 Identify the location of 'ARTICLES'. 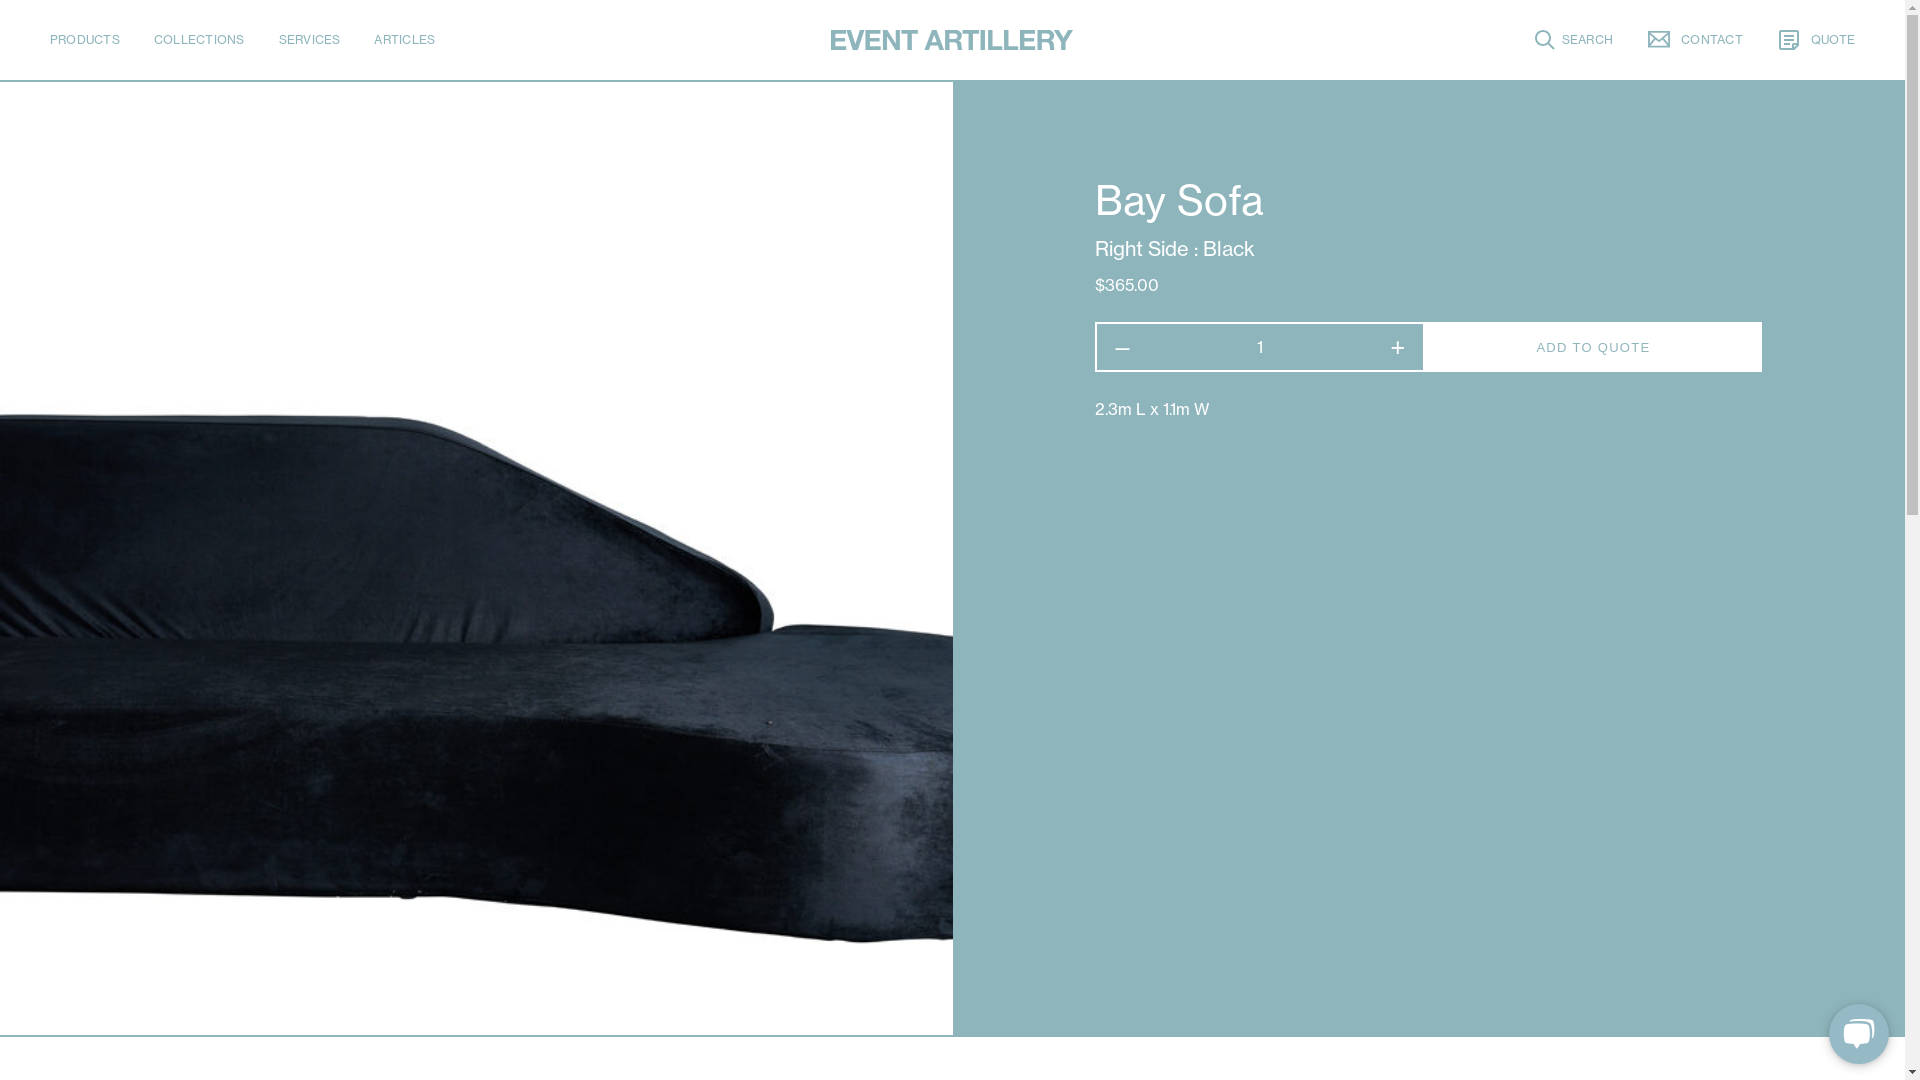
(403, 39).